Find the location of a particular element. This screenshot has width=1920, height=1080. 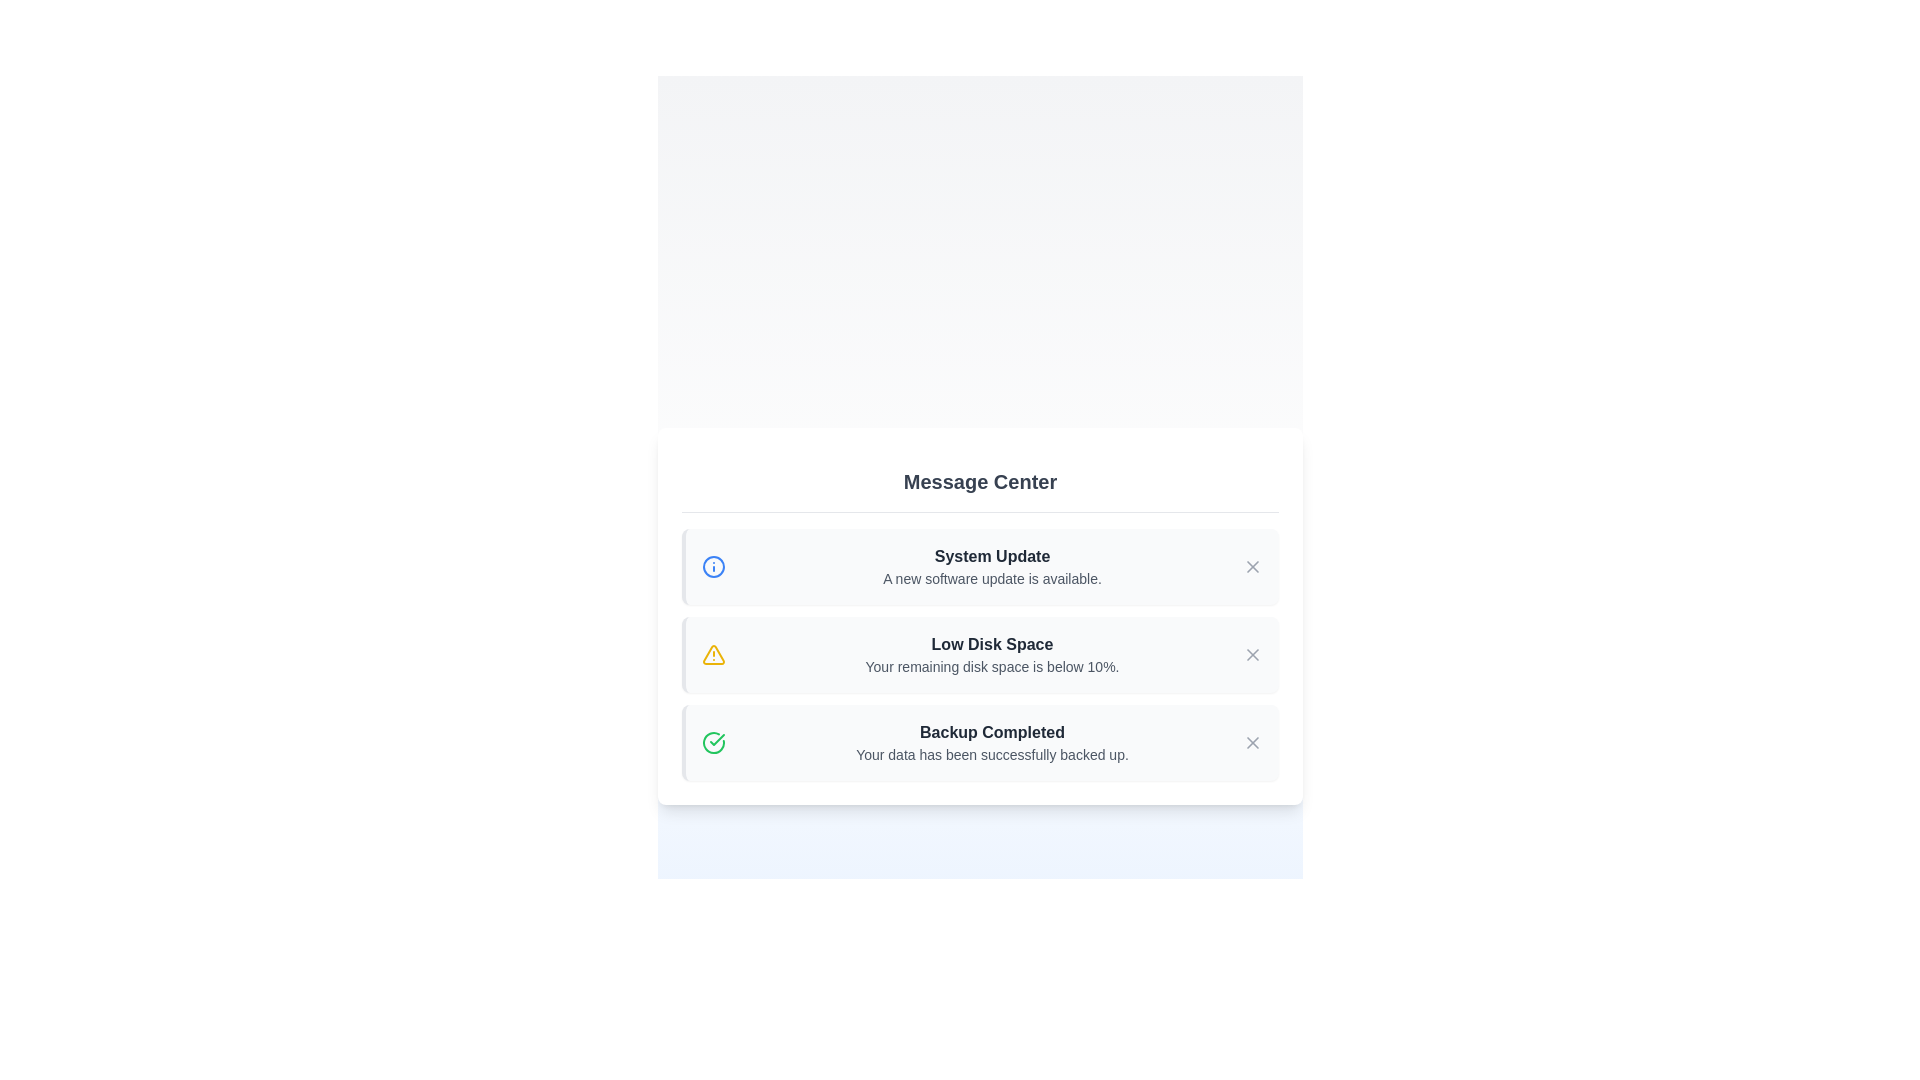

the circular boundary of the green check icon representing the 'Backup Completed' notification in the 'Message Center' section is located at coordinates (714, 742).